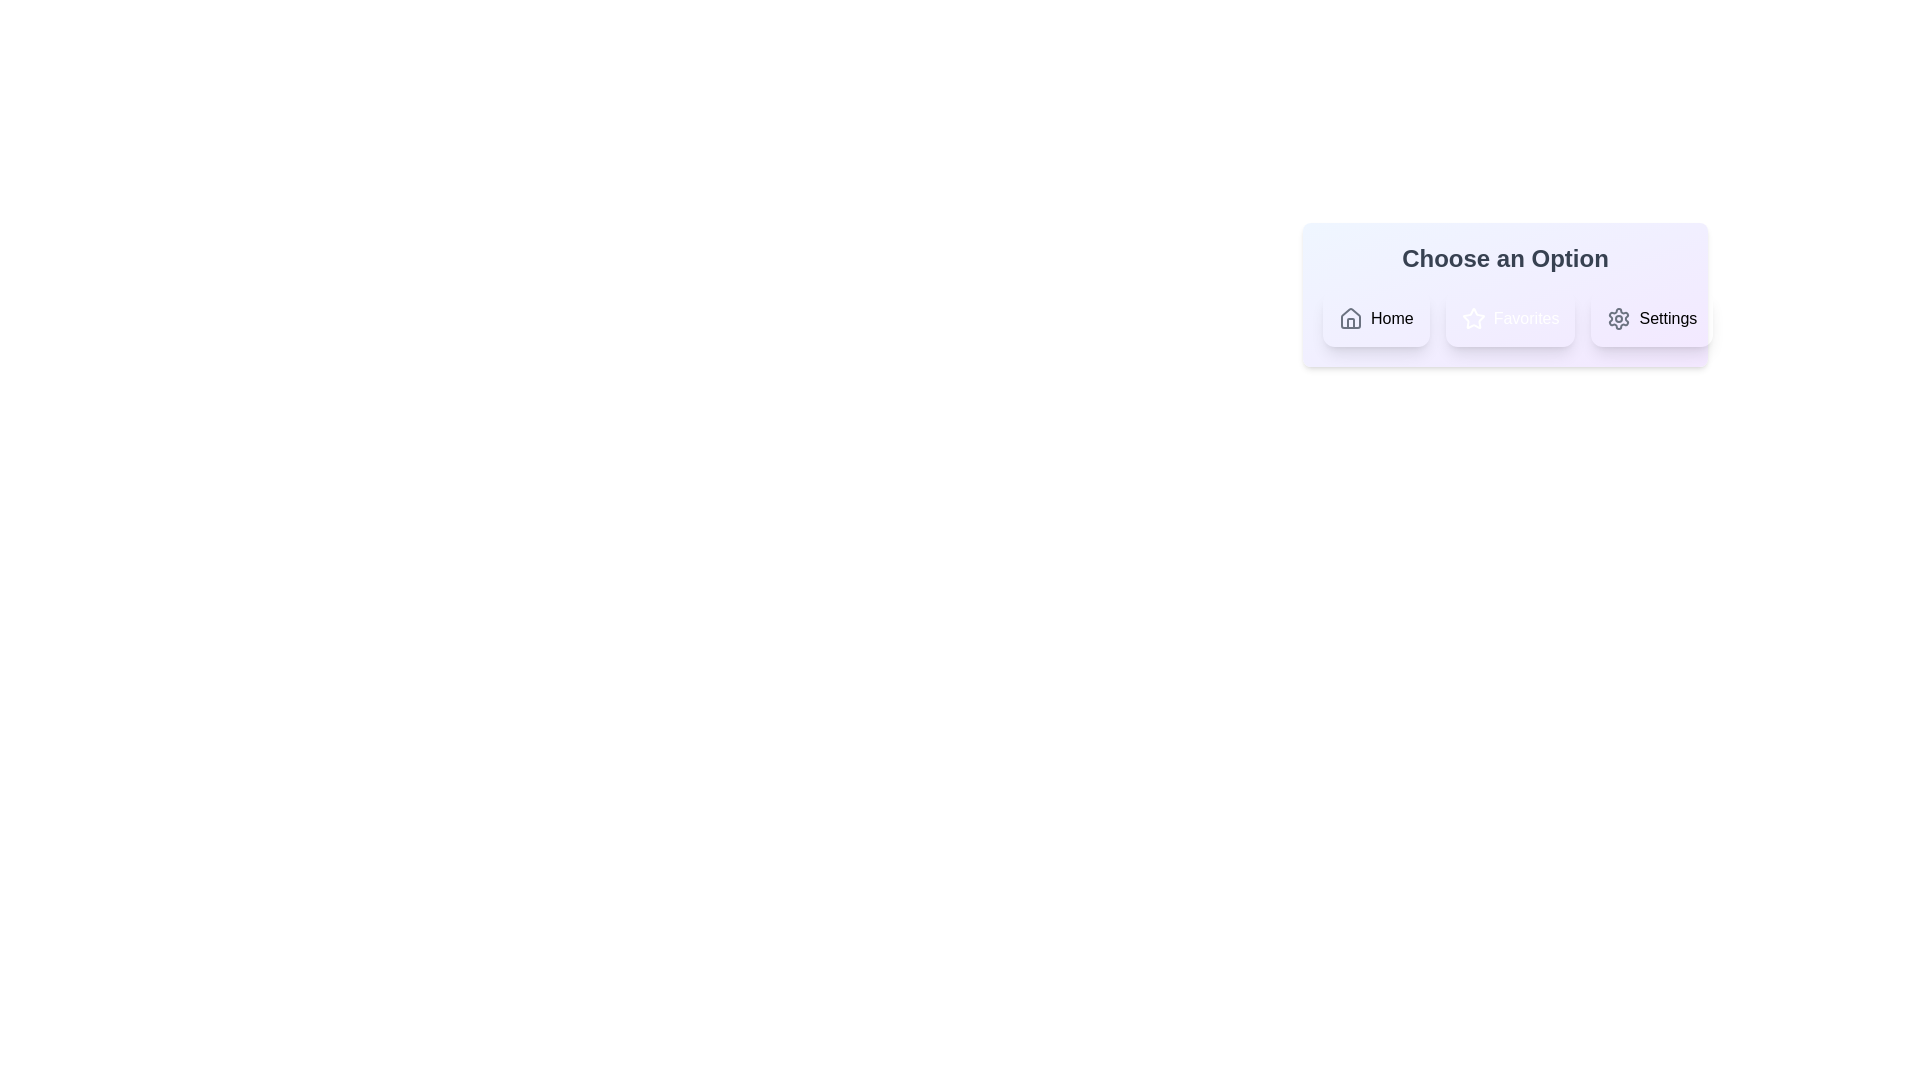  I want to click on the chip labeled Home, so click(1375, 318).